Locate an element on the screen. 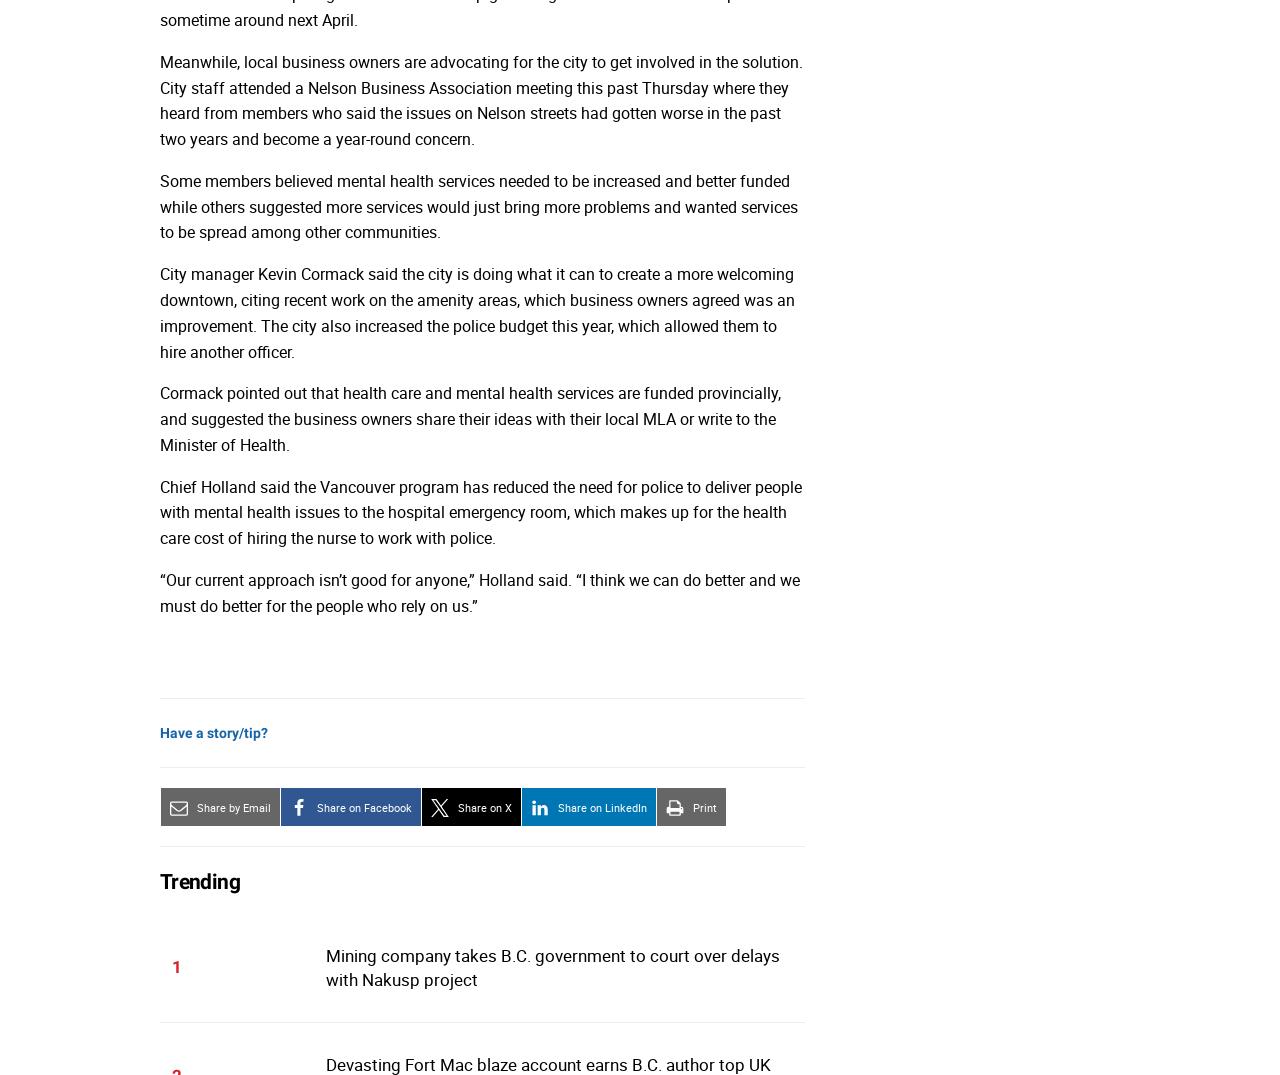  'Cormack pointed out that health care and mental health services are funded provincially, and suggested the business owners share their ideas with their local MLA or write to the Minister of Health.' is located at coordinates (469, 417).